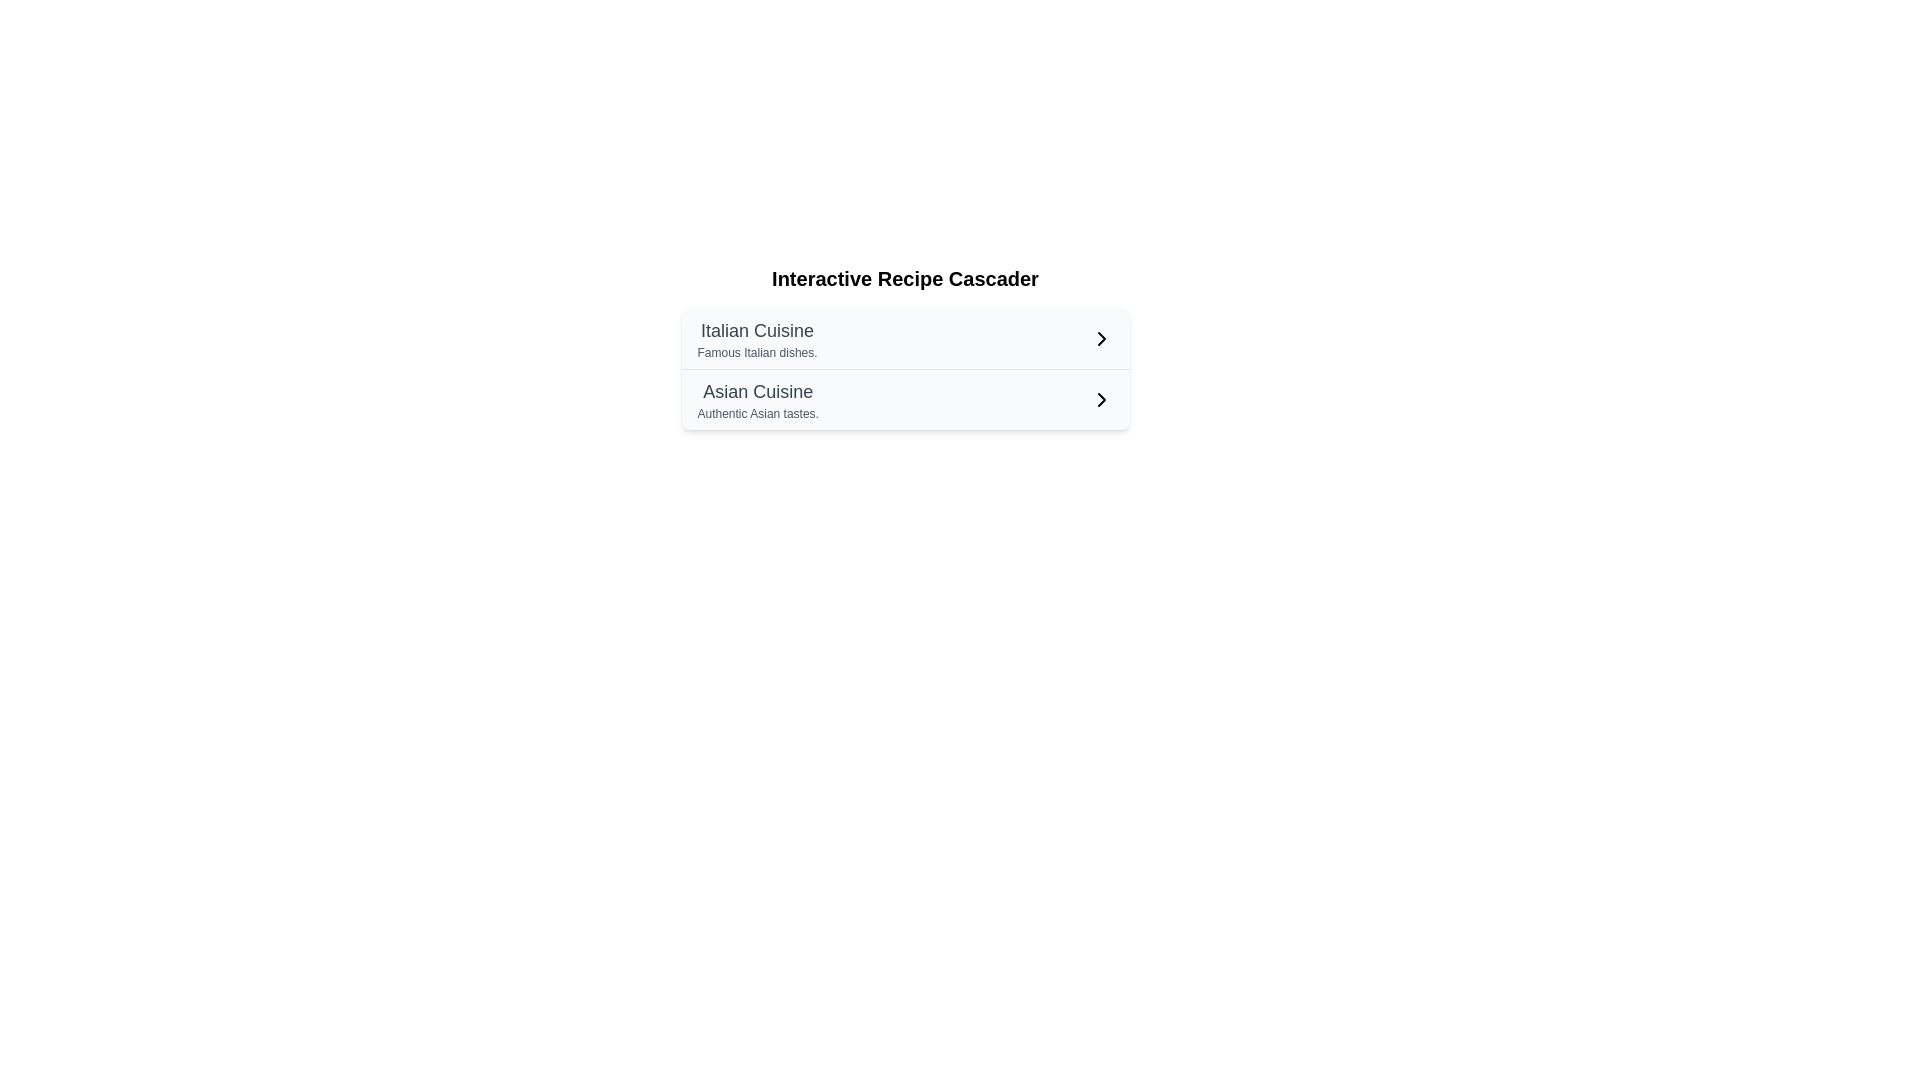 The image size is (1920, 1080). Describe the element at coordinates (756, 352) in the screenshot. I see `the descriptive text label that provides additional information about the 'Italian Cuisine' category, located directly below the 'Italian Cuisine' header` at that location.